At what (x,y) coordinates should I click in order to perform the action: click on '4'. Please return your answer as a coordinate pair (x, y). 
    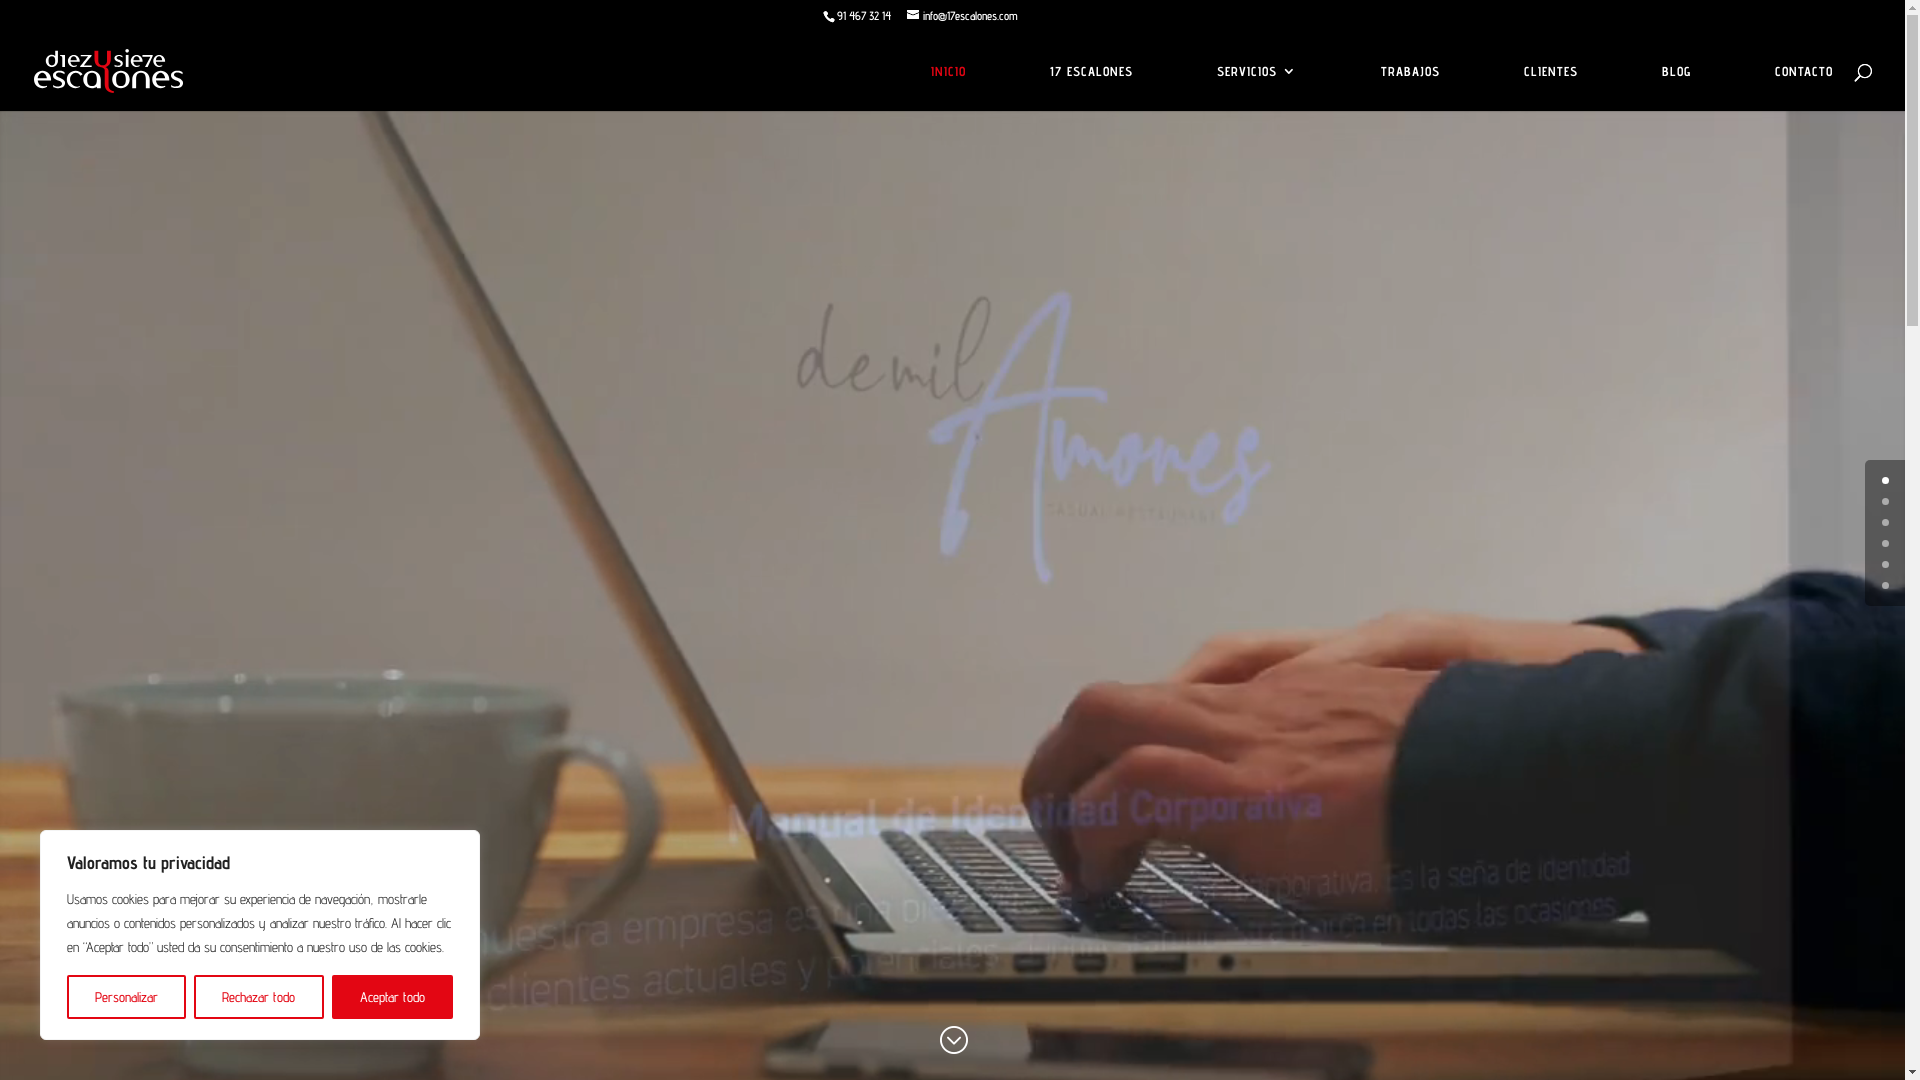
    Looking at the image, I should click on (1884, 564).